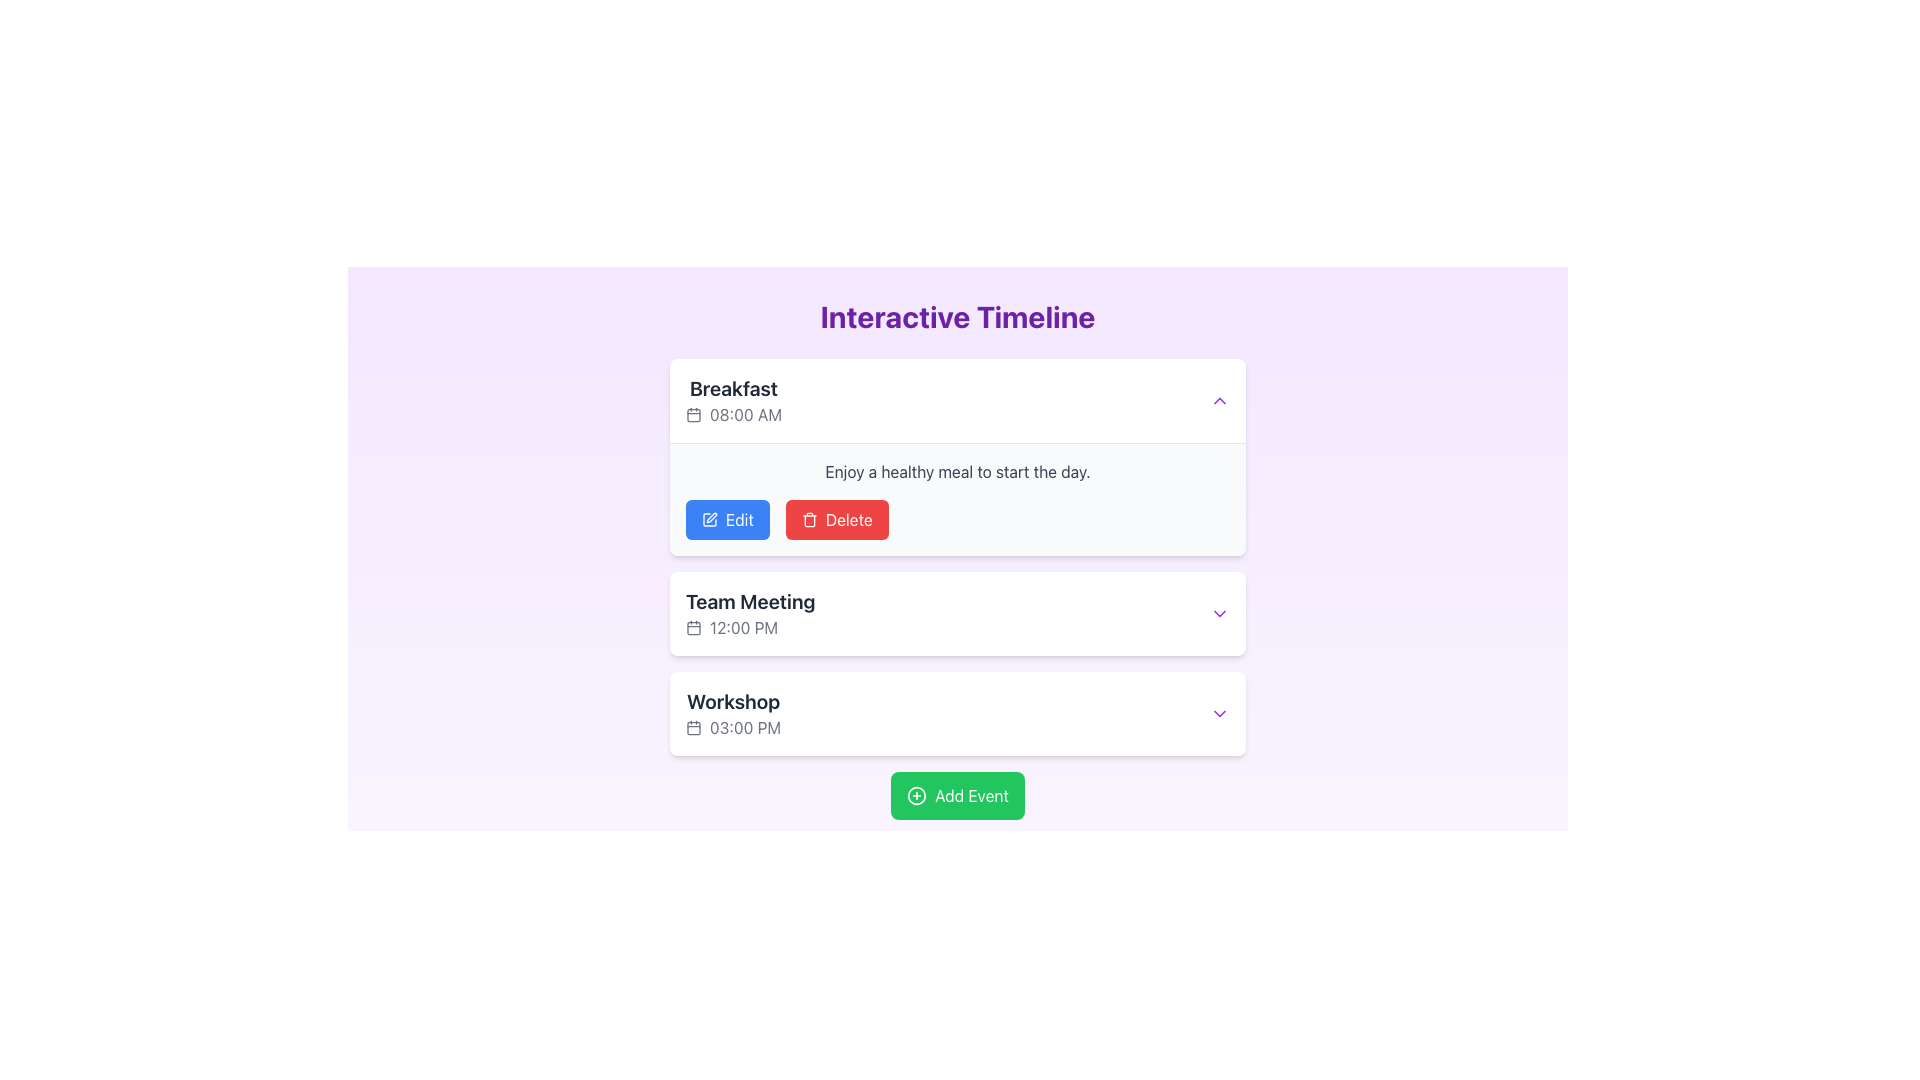 The image size is (1920, 1080). Describe the element at coordinates (694, 627) in the screenshot. I see `the calendar icon representing the 'Team Meeting' event located at the beginning of the '12:00 PM' text in the timeline` at that location.